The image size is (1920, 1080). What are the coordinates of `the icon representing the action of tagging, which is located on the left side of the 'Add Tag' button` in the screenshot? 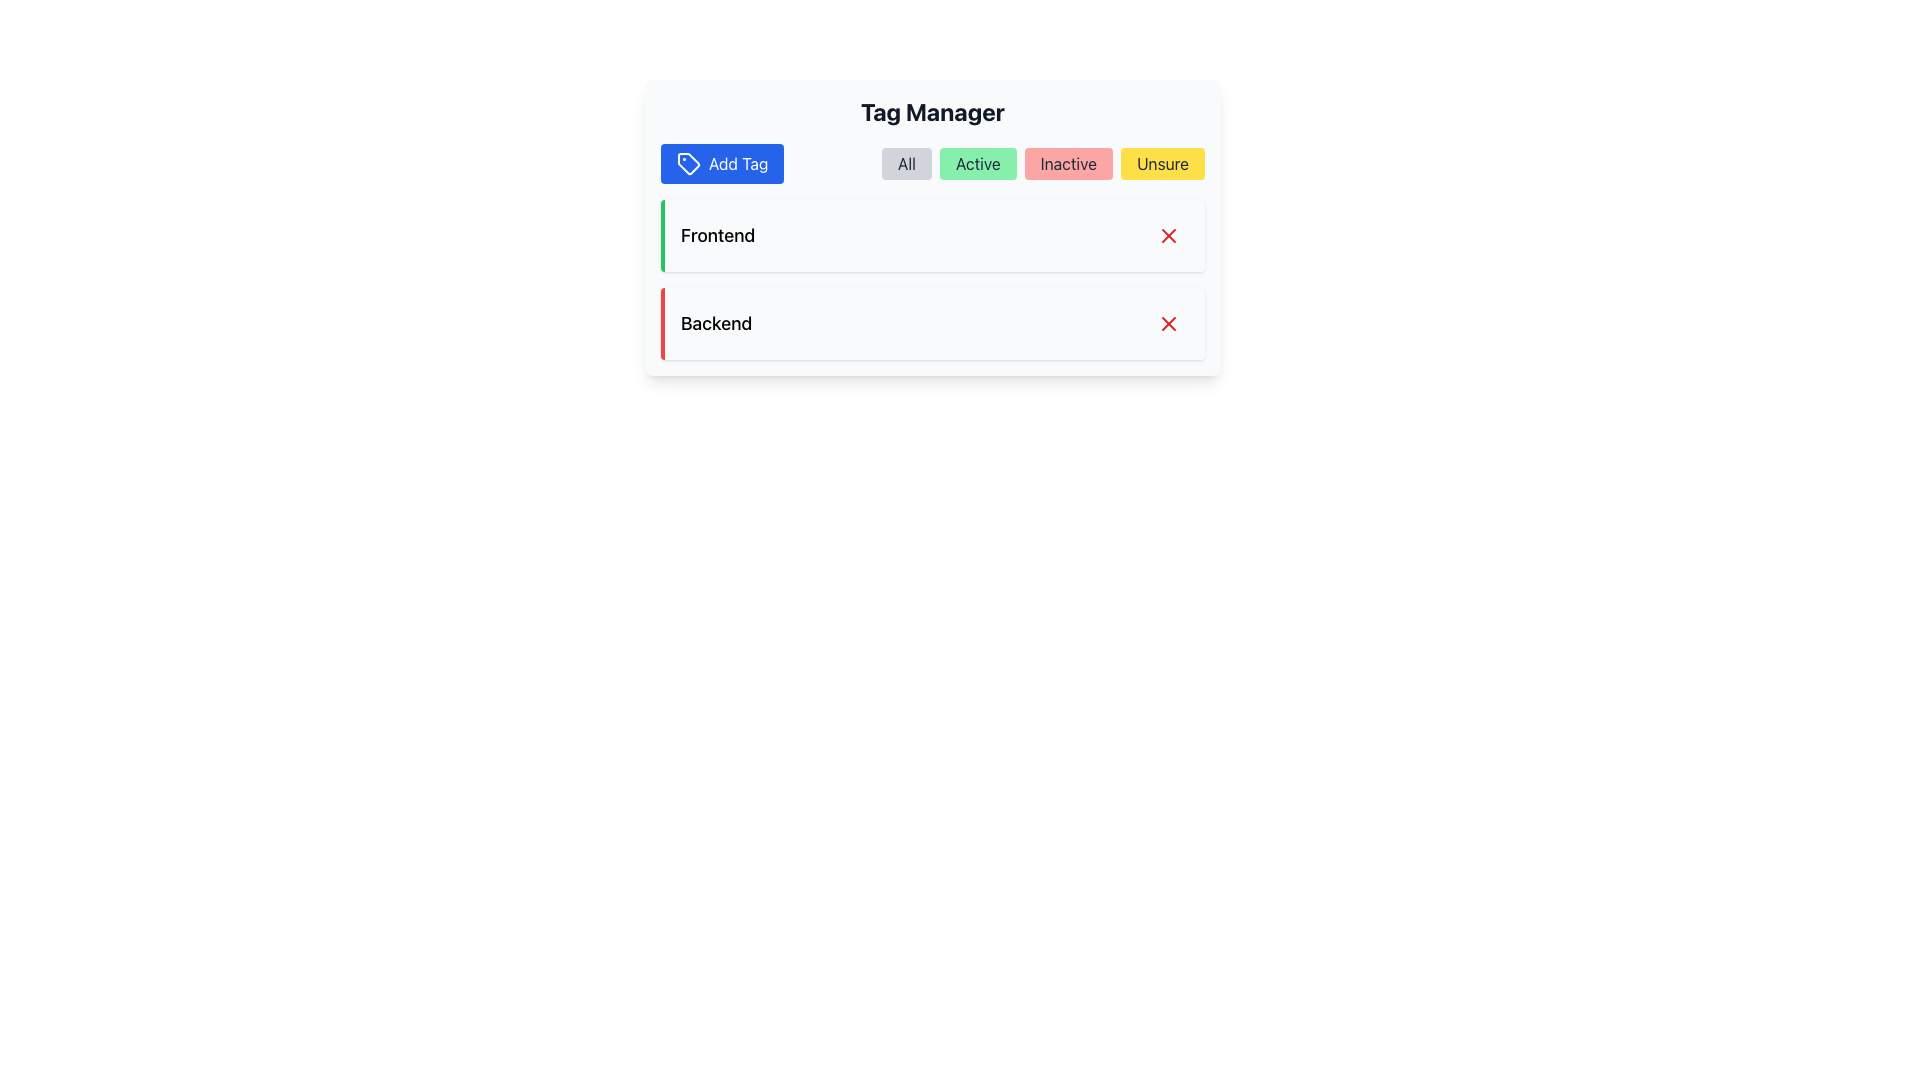 It's located at (689, 163).